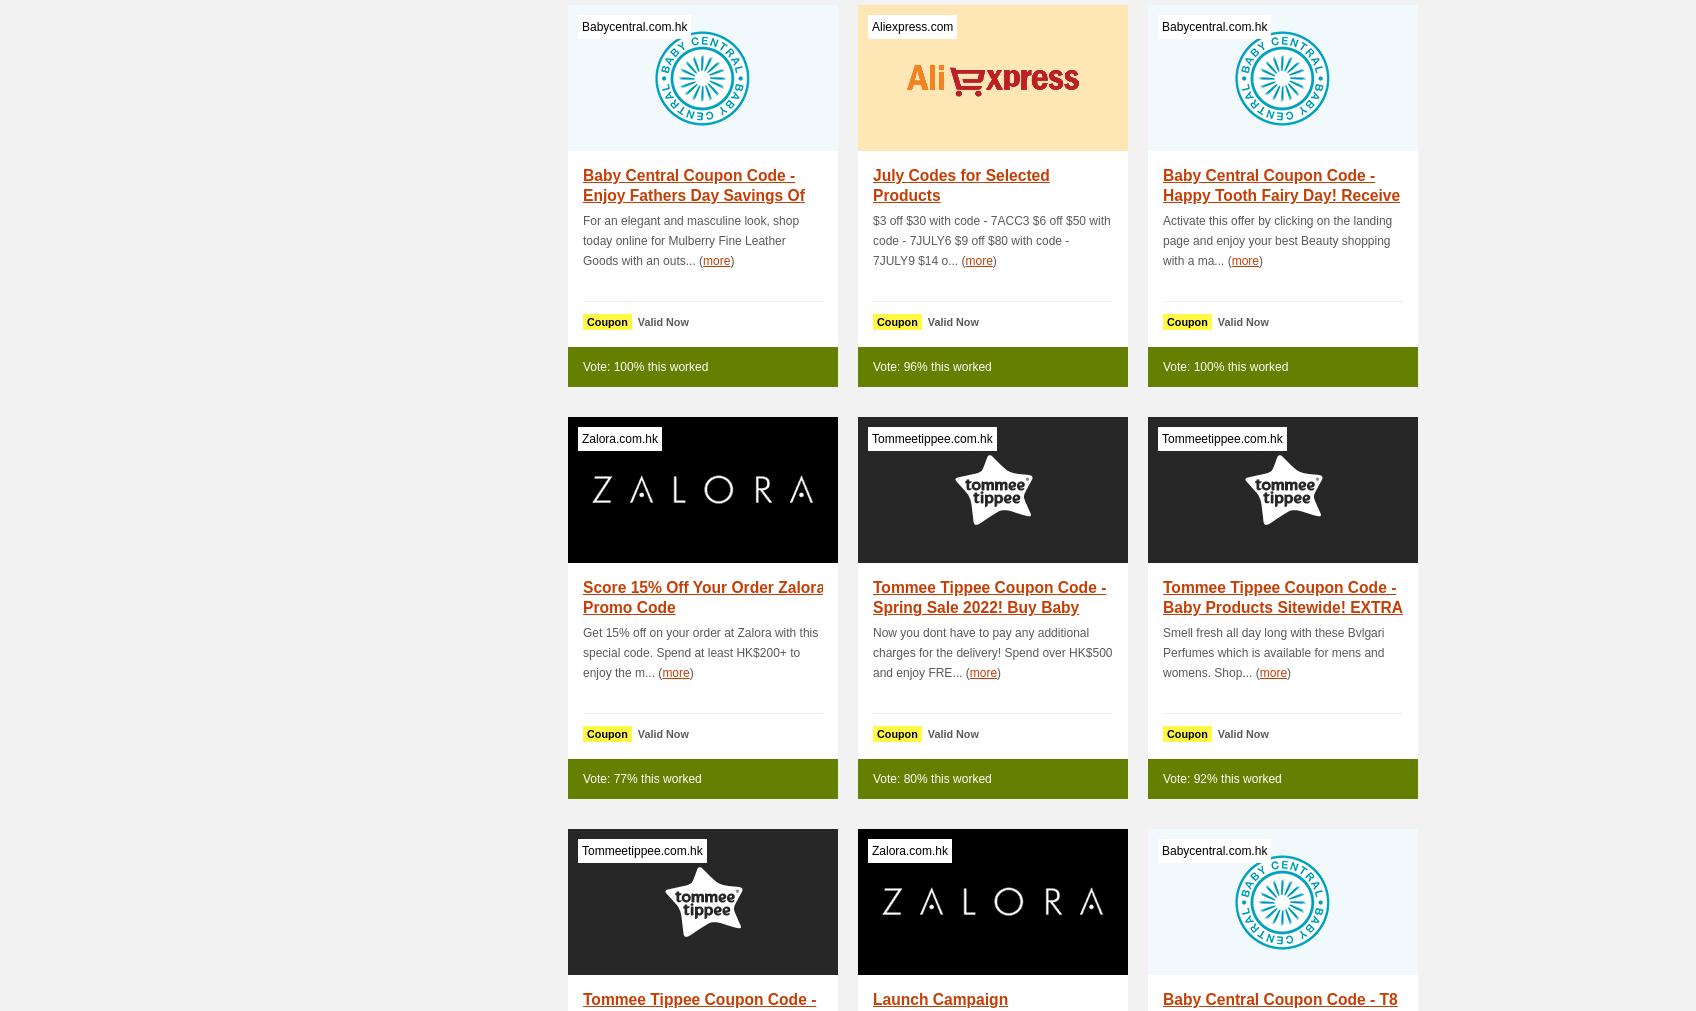 The height and width of the screenshot is (1011, 1696). Describe the element at coordinates (1220, 777) in the screenshot. I see `'Vote: 92% this worked'` at that location.